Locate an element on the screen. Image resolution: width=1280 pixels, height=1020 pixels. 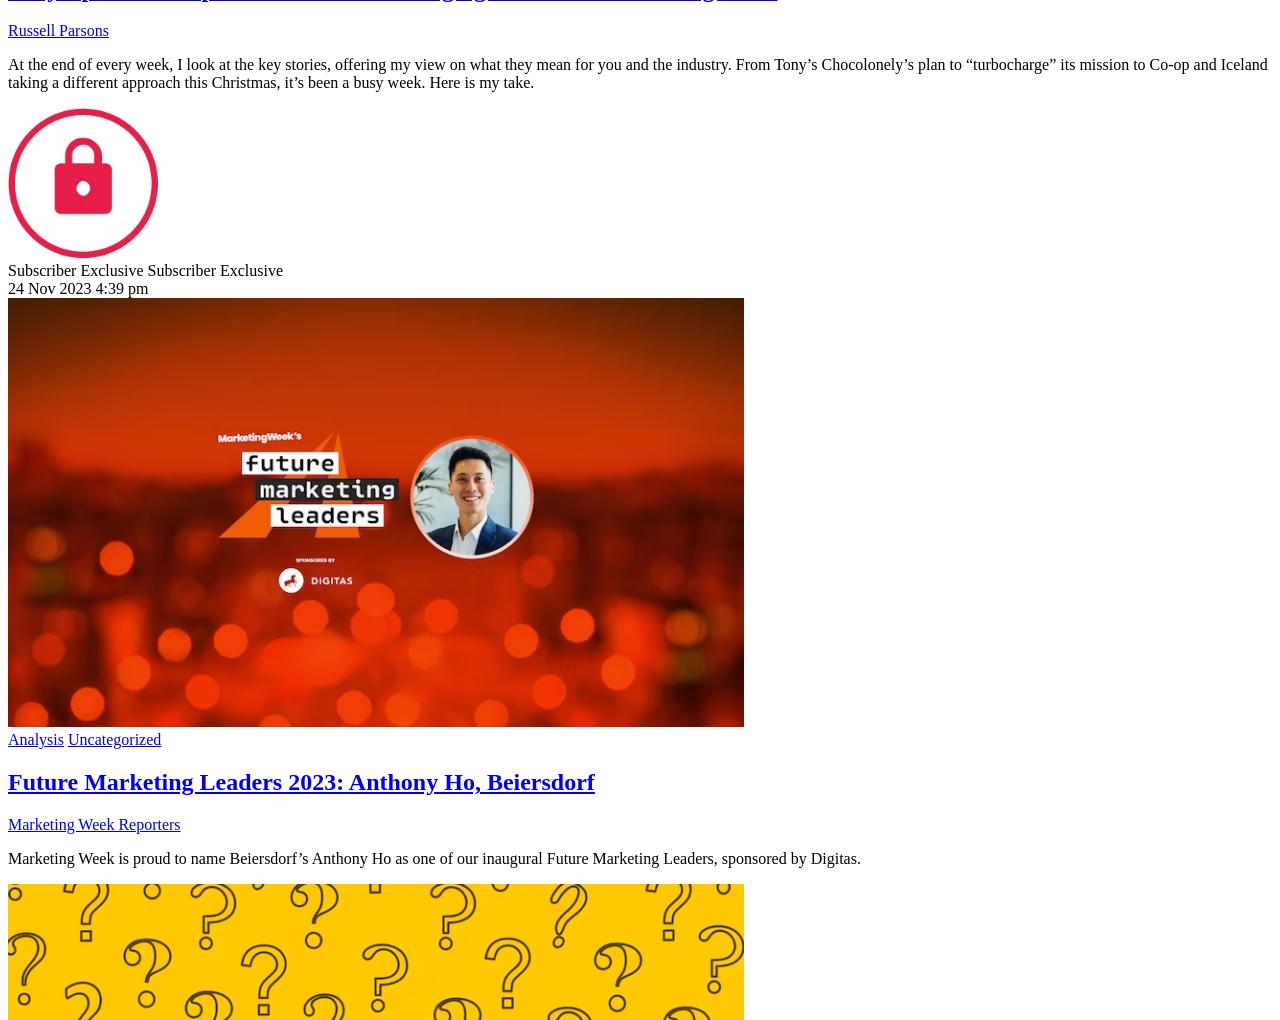
'Marketing Week is proud to name Beiersdorf’s Anthony Ho as one of our inaugural Future Marketing Leaders, sponsored by Digitas.' is located at coordinates (433, 857).